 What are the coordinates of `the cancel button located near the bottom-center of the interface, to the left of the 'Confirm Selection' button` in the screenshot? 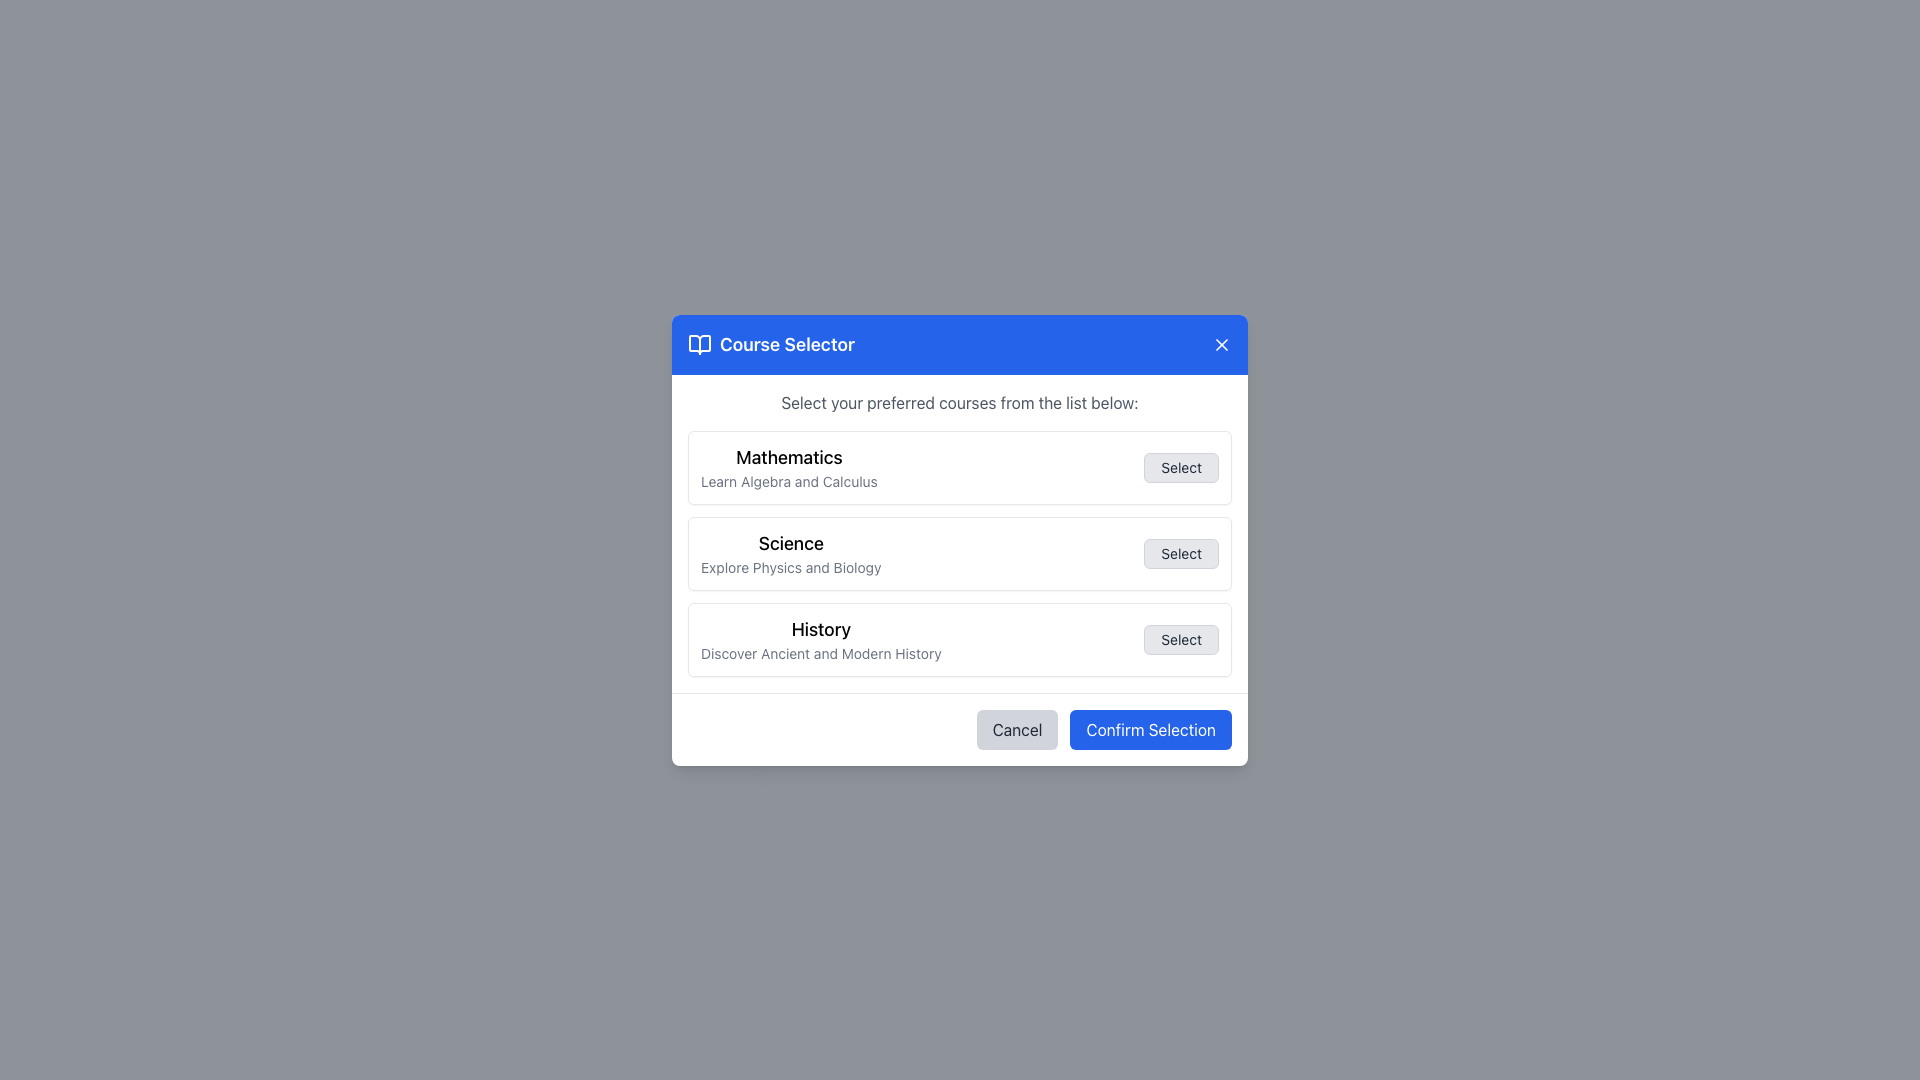 It's located at (1017, 729).